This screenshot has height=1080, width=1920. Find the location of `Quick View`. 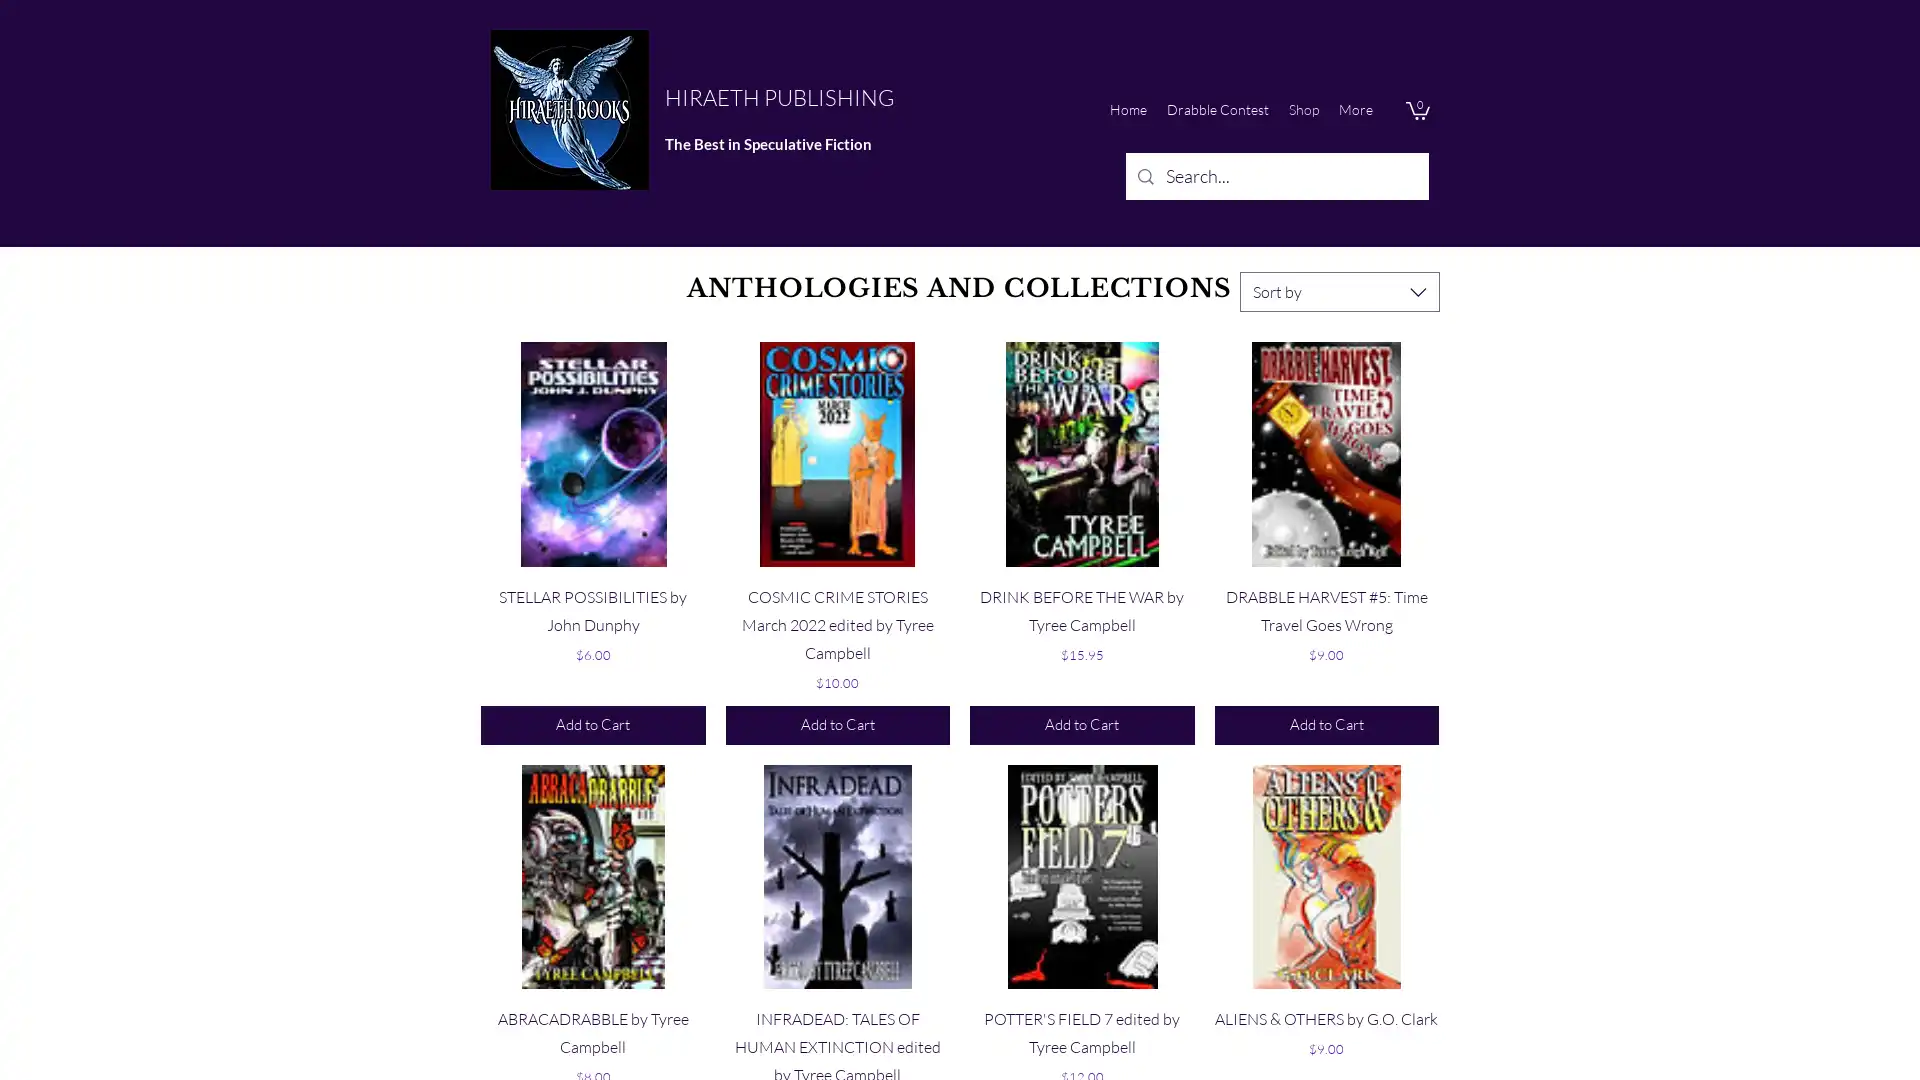

Quick View is located at coordinates (592, 589).